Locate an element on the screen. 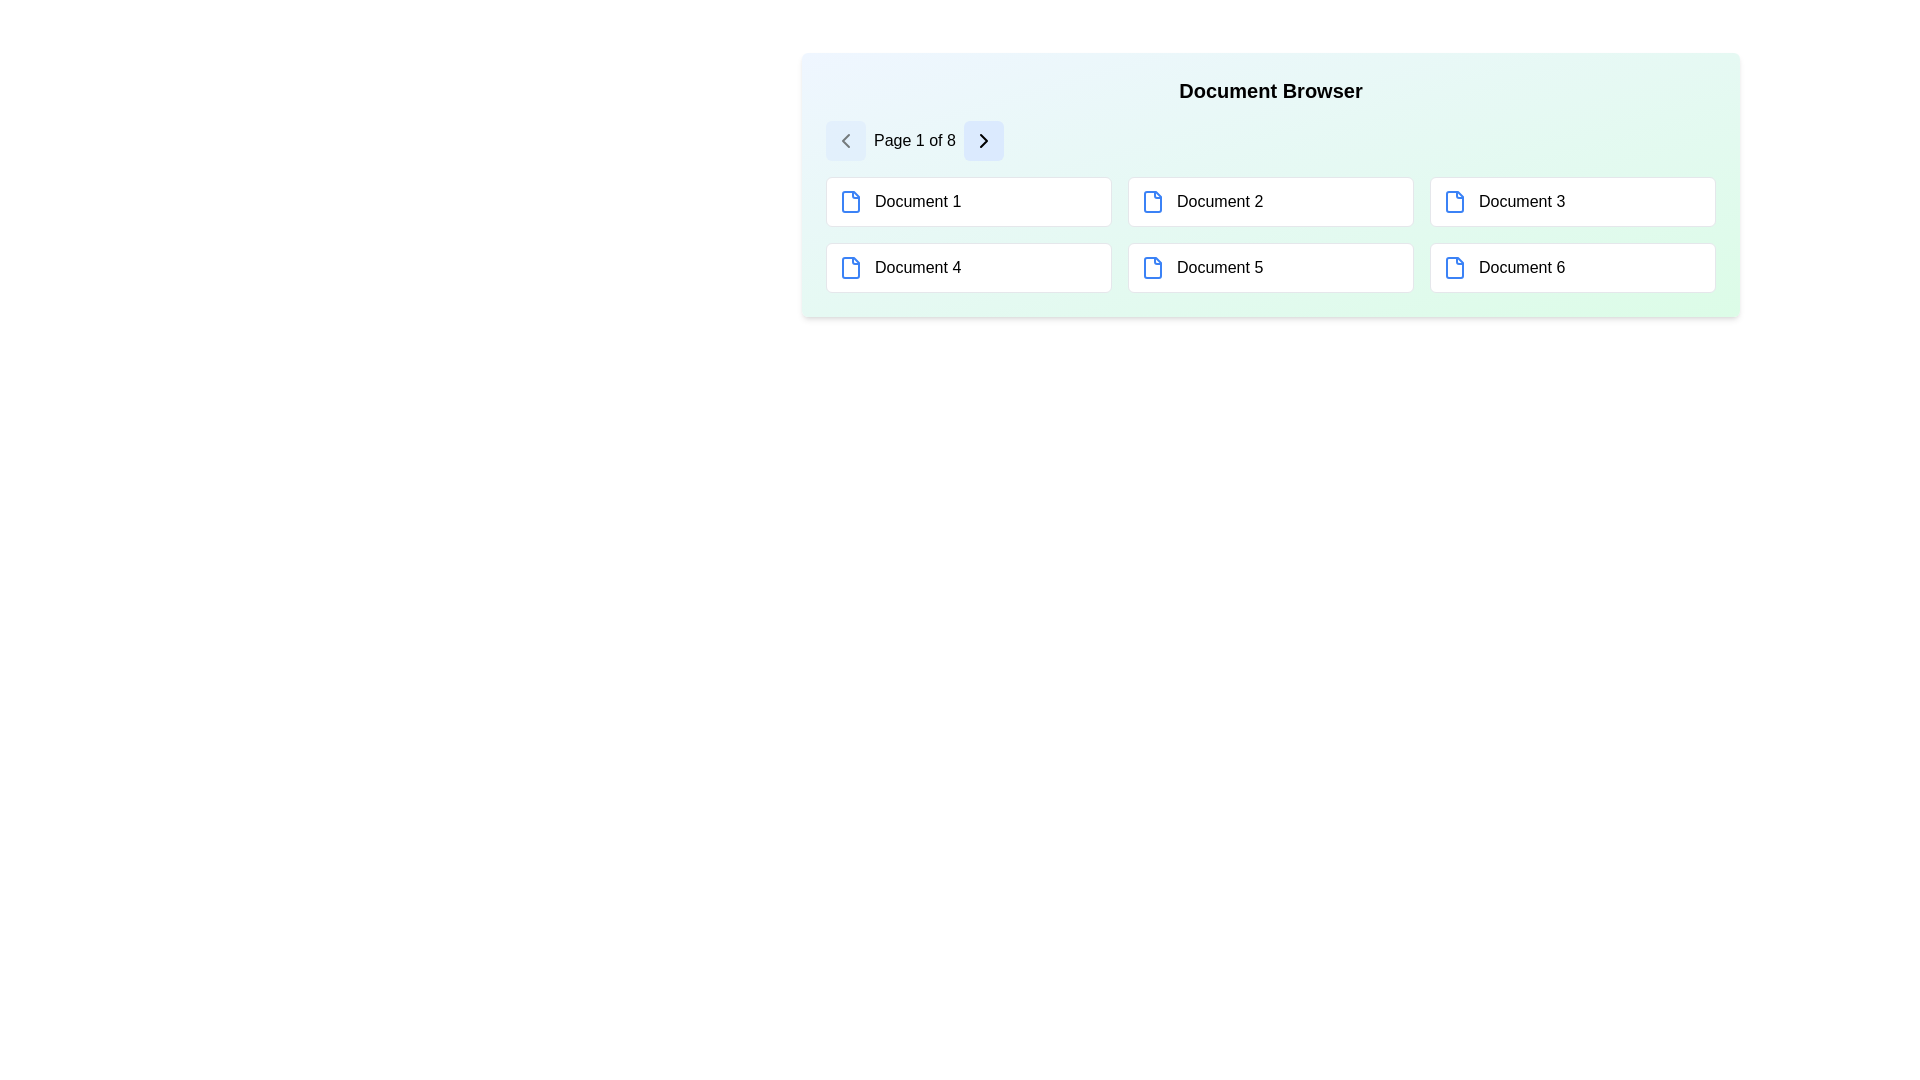 This screenshot has height=1080, width=1920. the icon representing the document labeled 'Document 5' is located at coordinates (1152, 266).